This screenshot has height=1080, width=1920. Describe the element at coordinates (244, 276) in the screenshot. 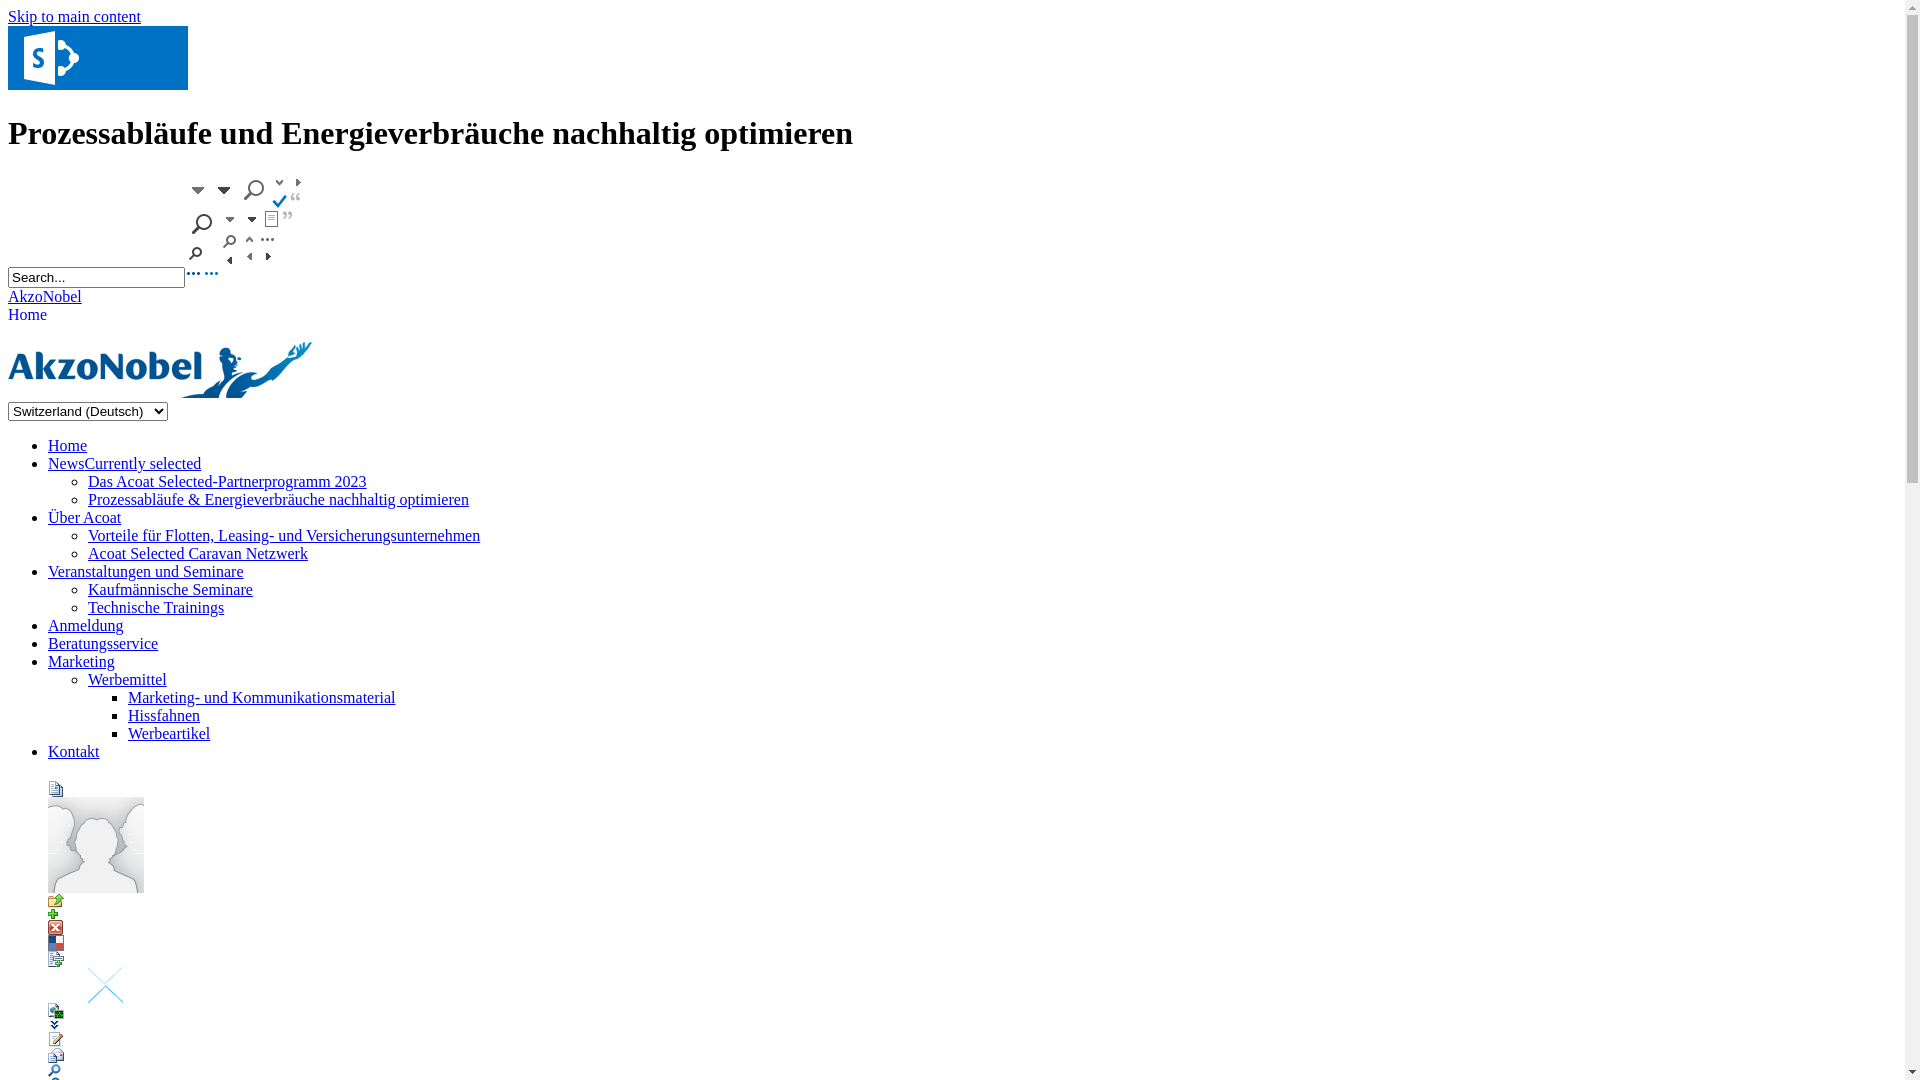

I see `'Search'` at that location.